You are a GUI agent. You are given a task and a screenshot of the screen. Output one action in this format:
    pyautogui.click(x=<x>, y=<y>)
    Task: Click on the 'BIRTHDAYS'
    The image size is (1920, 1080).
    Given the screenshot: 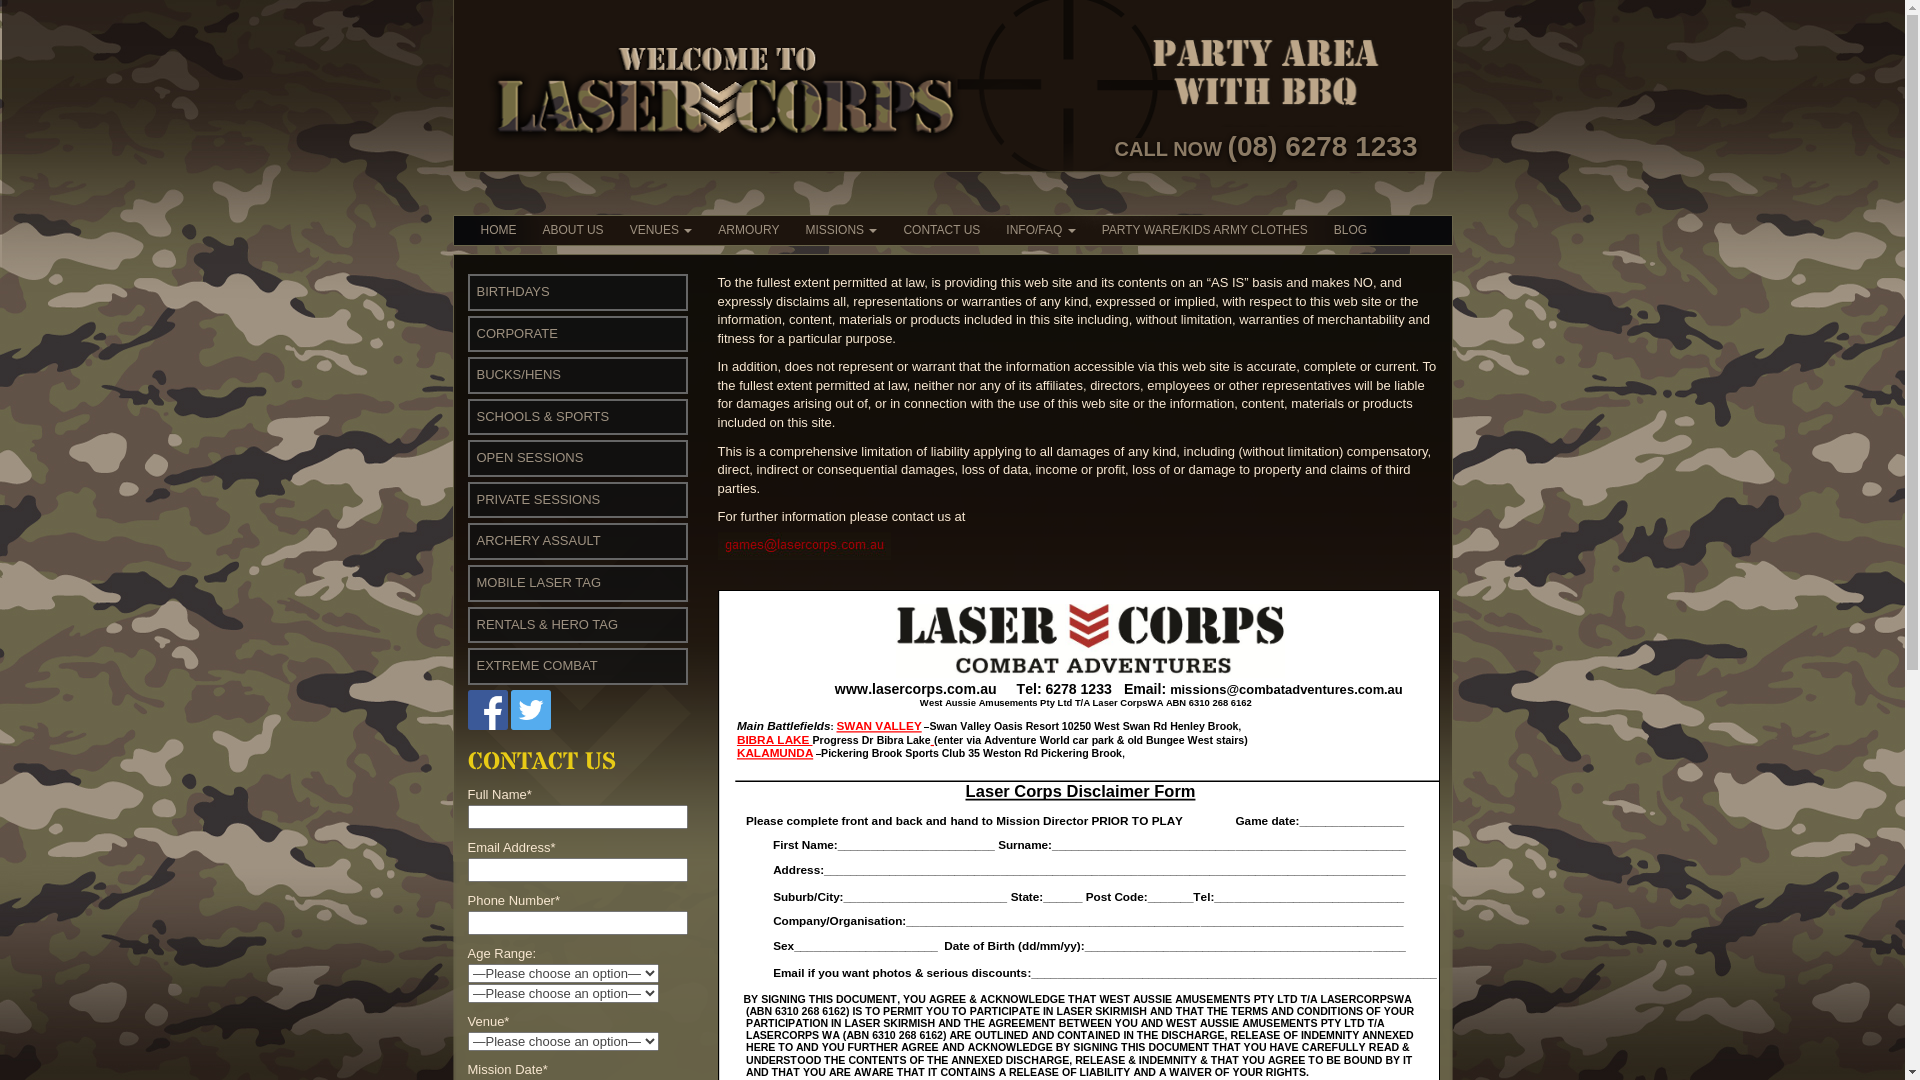 What is the action you would take?
    pyautogui.click(x=512, y=291)
    